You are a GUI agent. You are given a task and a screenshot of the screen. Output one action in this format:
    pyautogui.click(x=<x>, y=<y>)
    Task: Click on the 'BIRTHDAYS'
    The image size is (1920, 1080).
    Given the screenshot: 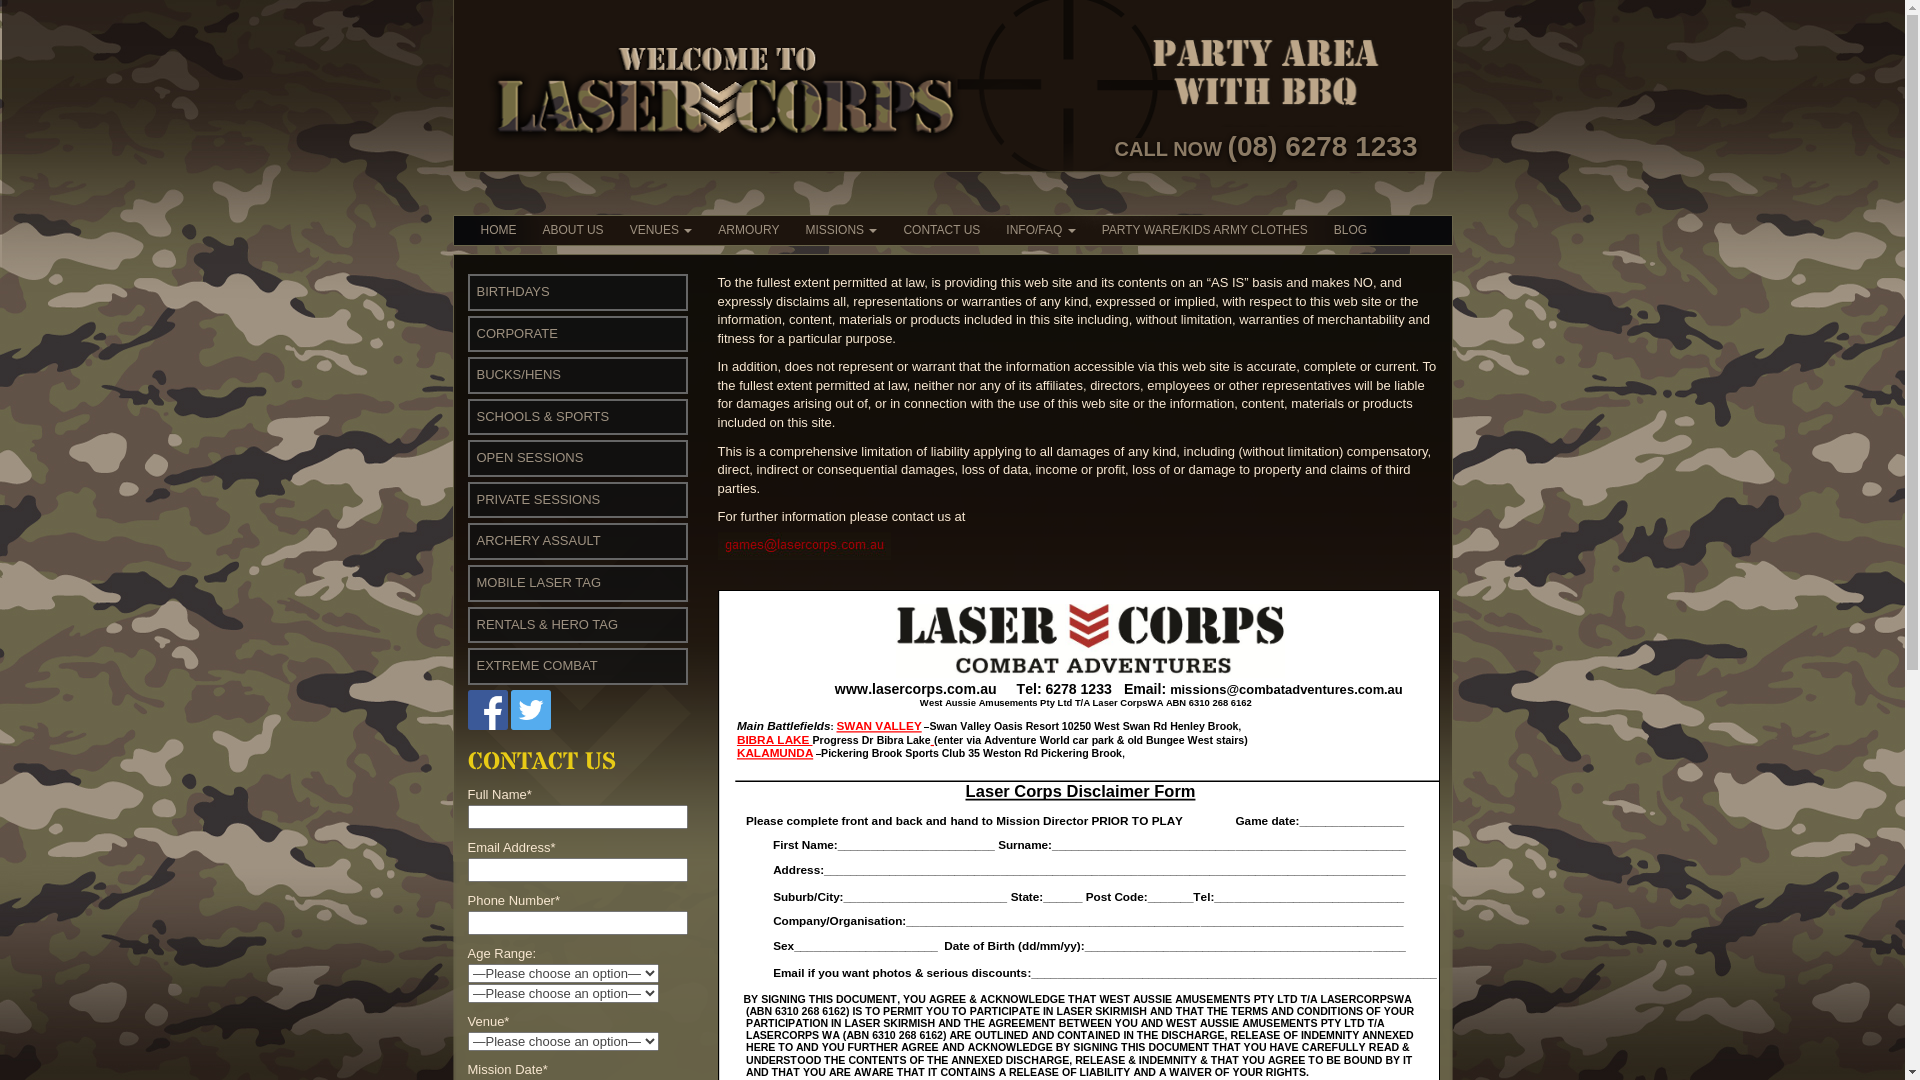 What is the action you would take?
    pyautogui.click(x=512, y=291)
    